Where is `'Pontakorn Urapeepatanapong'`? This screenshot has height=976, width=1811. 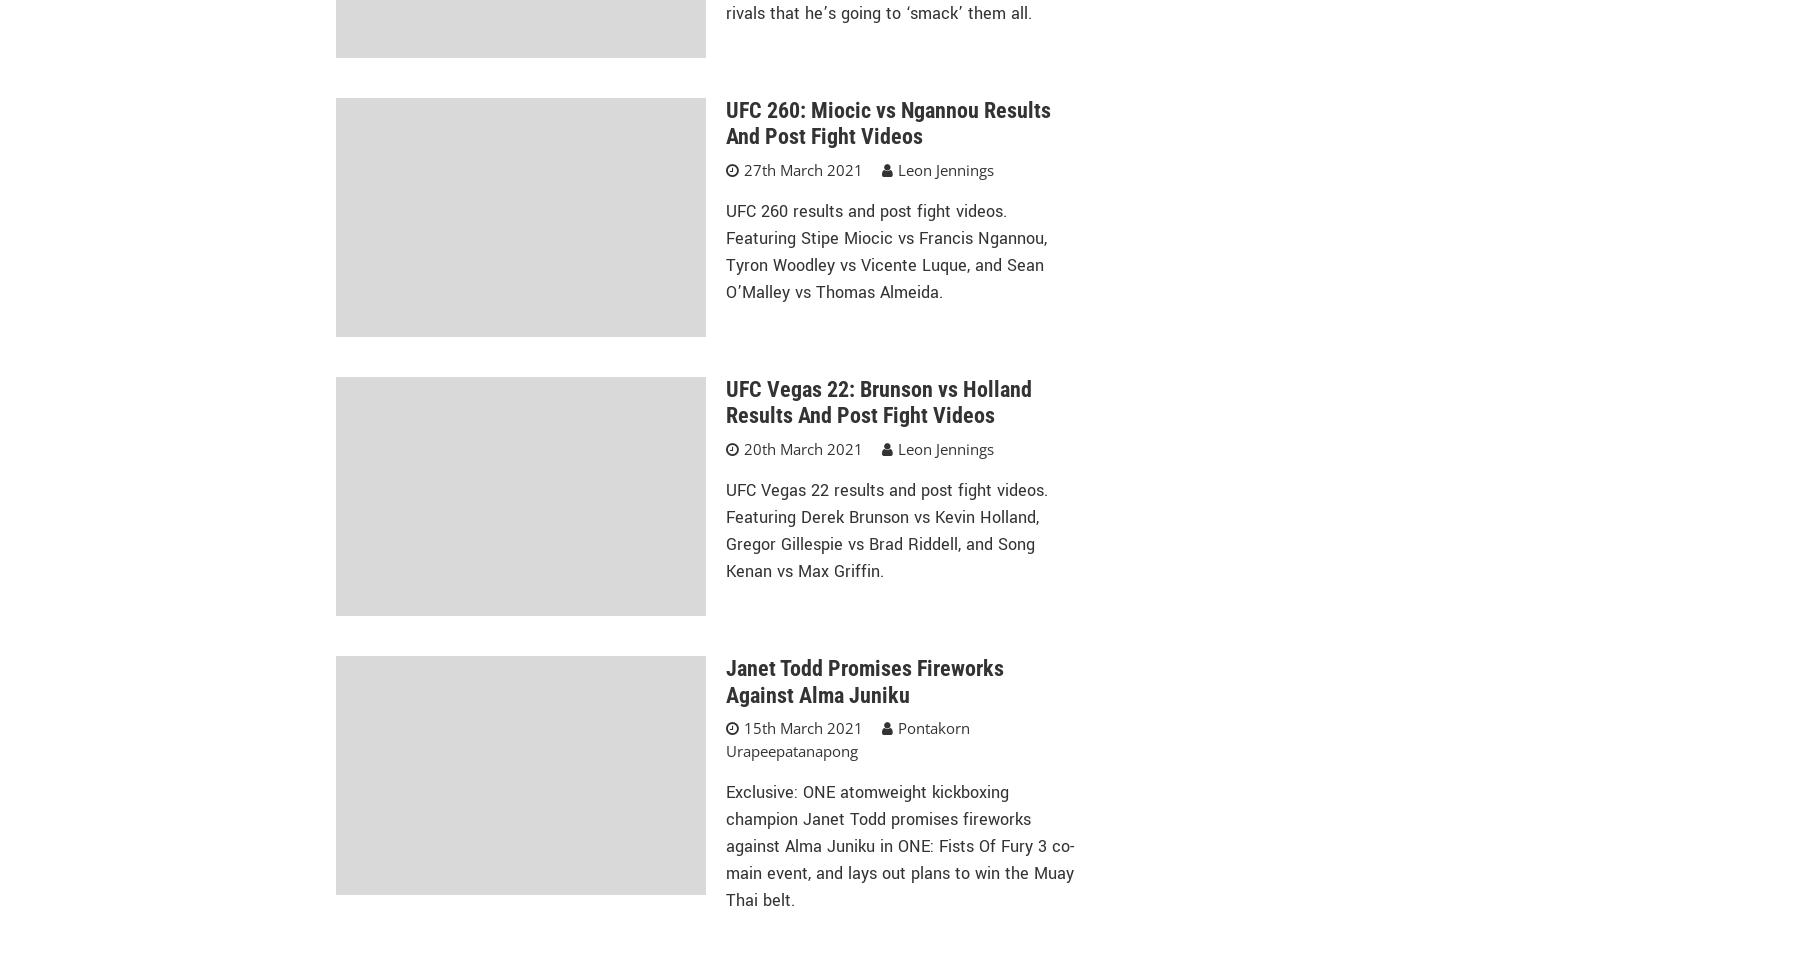
'Pontakorn Urapeepatanapong' is located at coordinates (847, 739).